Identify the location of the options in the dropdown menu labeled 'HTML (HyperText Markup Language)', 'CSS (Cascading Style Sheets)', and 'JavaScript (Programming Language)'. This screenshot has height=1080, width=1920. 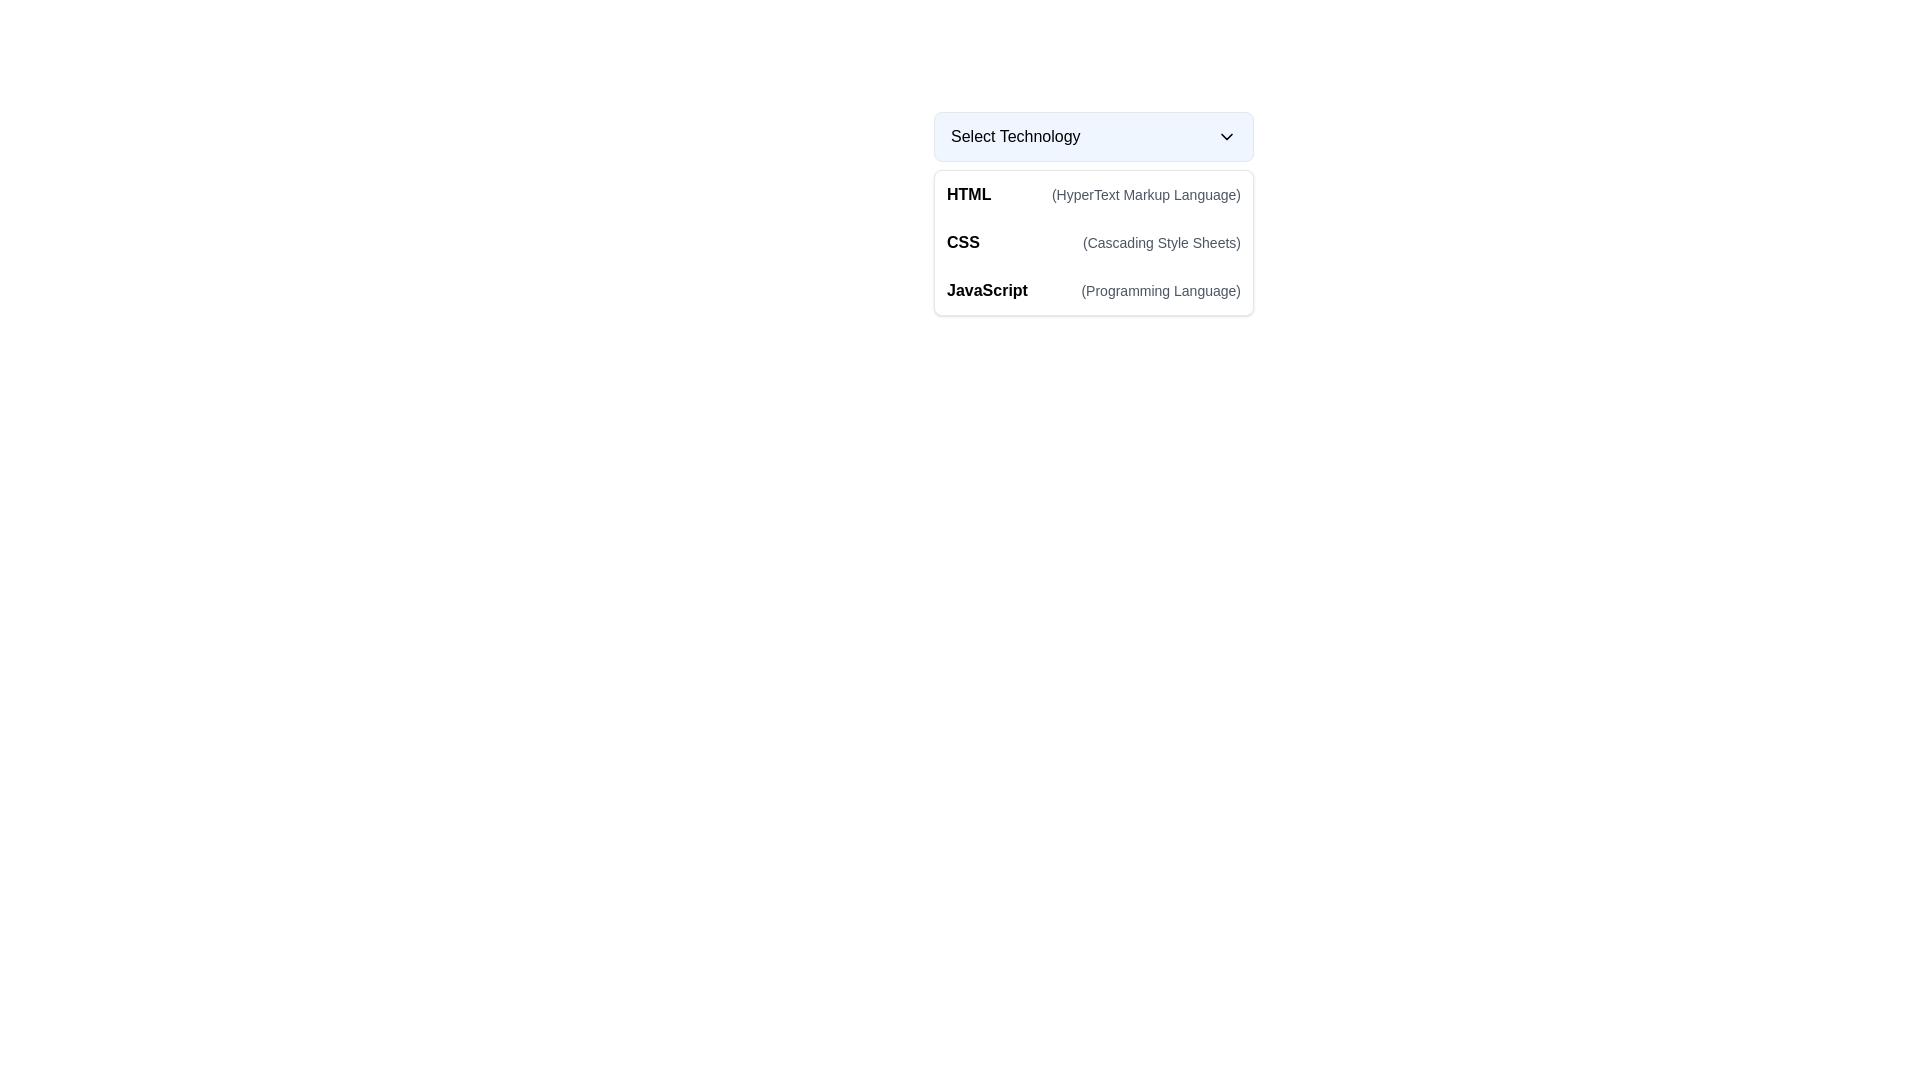
(1093, 242).